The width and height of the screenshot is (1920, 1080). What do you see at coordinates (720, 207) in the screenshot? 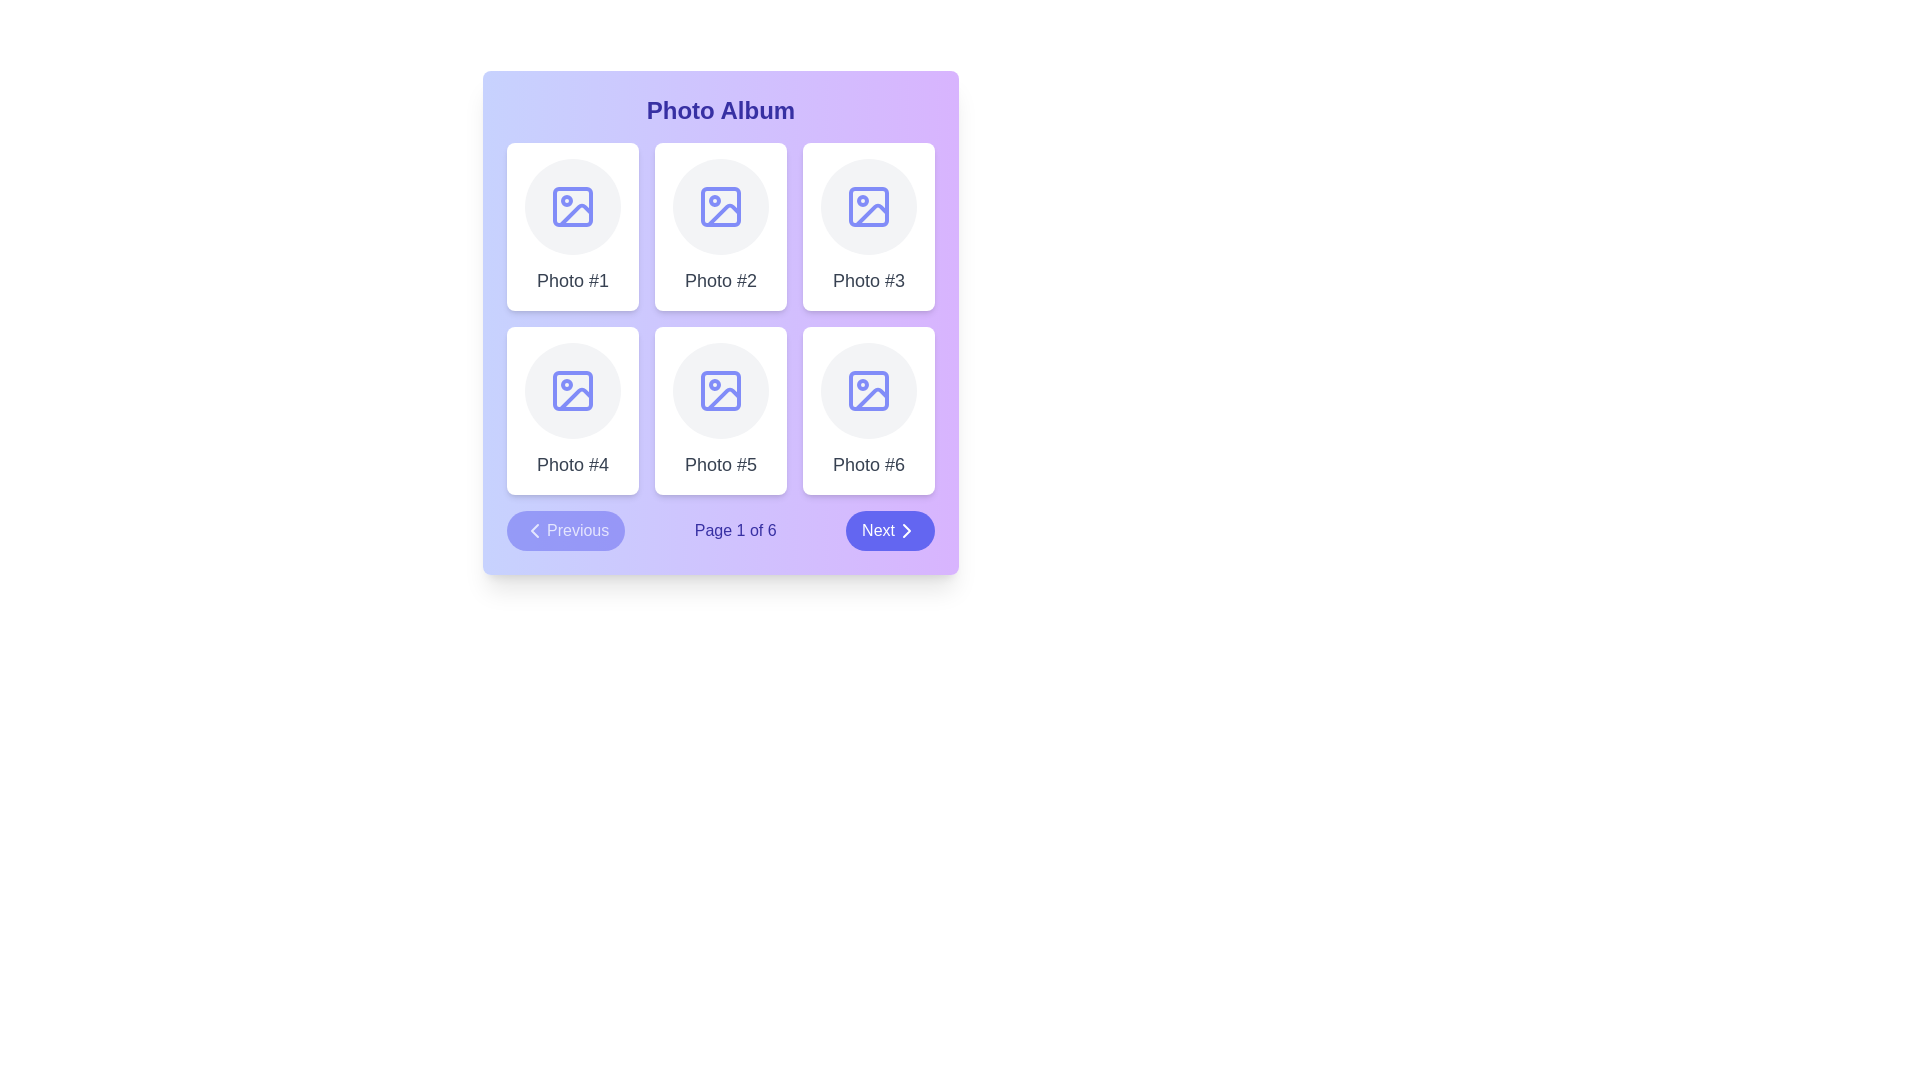
I see `the image placeholder labeled 'Photo #2' located at the top-center of the grid in the second column of the first row` at bounding box center [720, 207].